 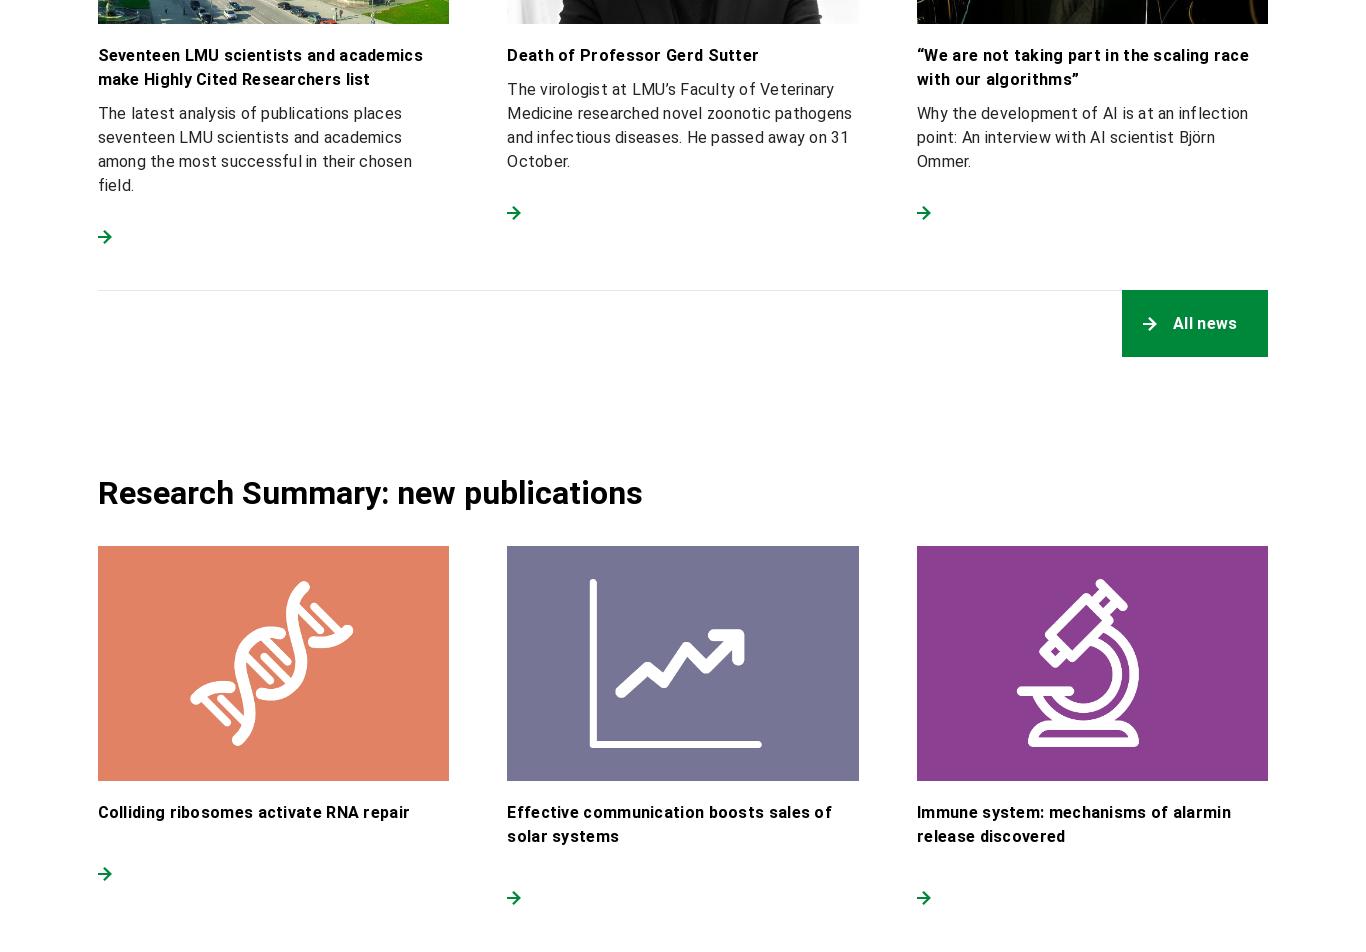 I want to click on 'Why the development of AI is at an inflection point: An interview with AI scientist Björn Ommer.', so click(x=1081, y=136).